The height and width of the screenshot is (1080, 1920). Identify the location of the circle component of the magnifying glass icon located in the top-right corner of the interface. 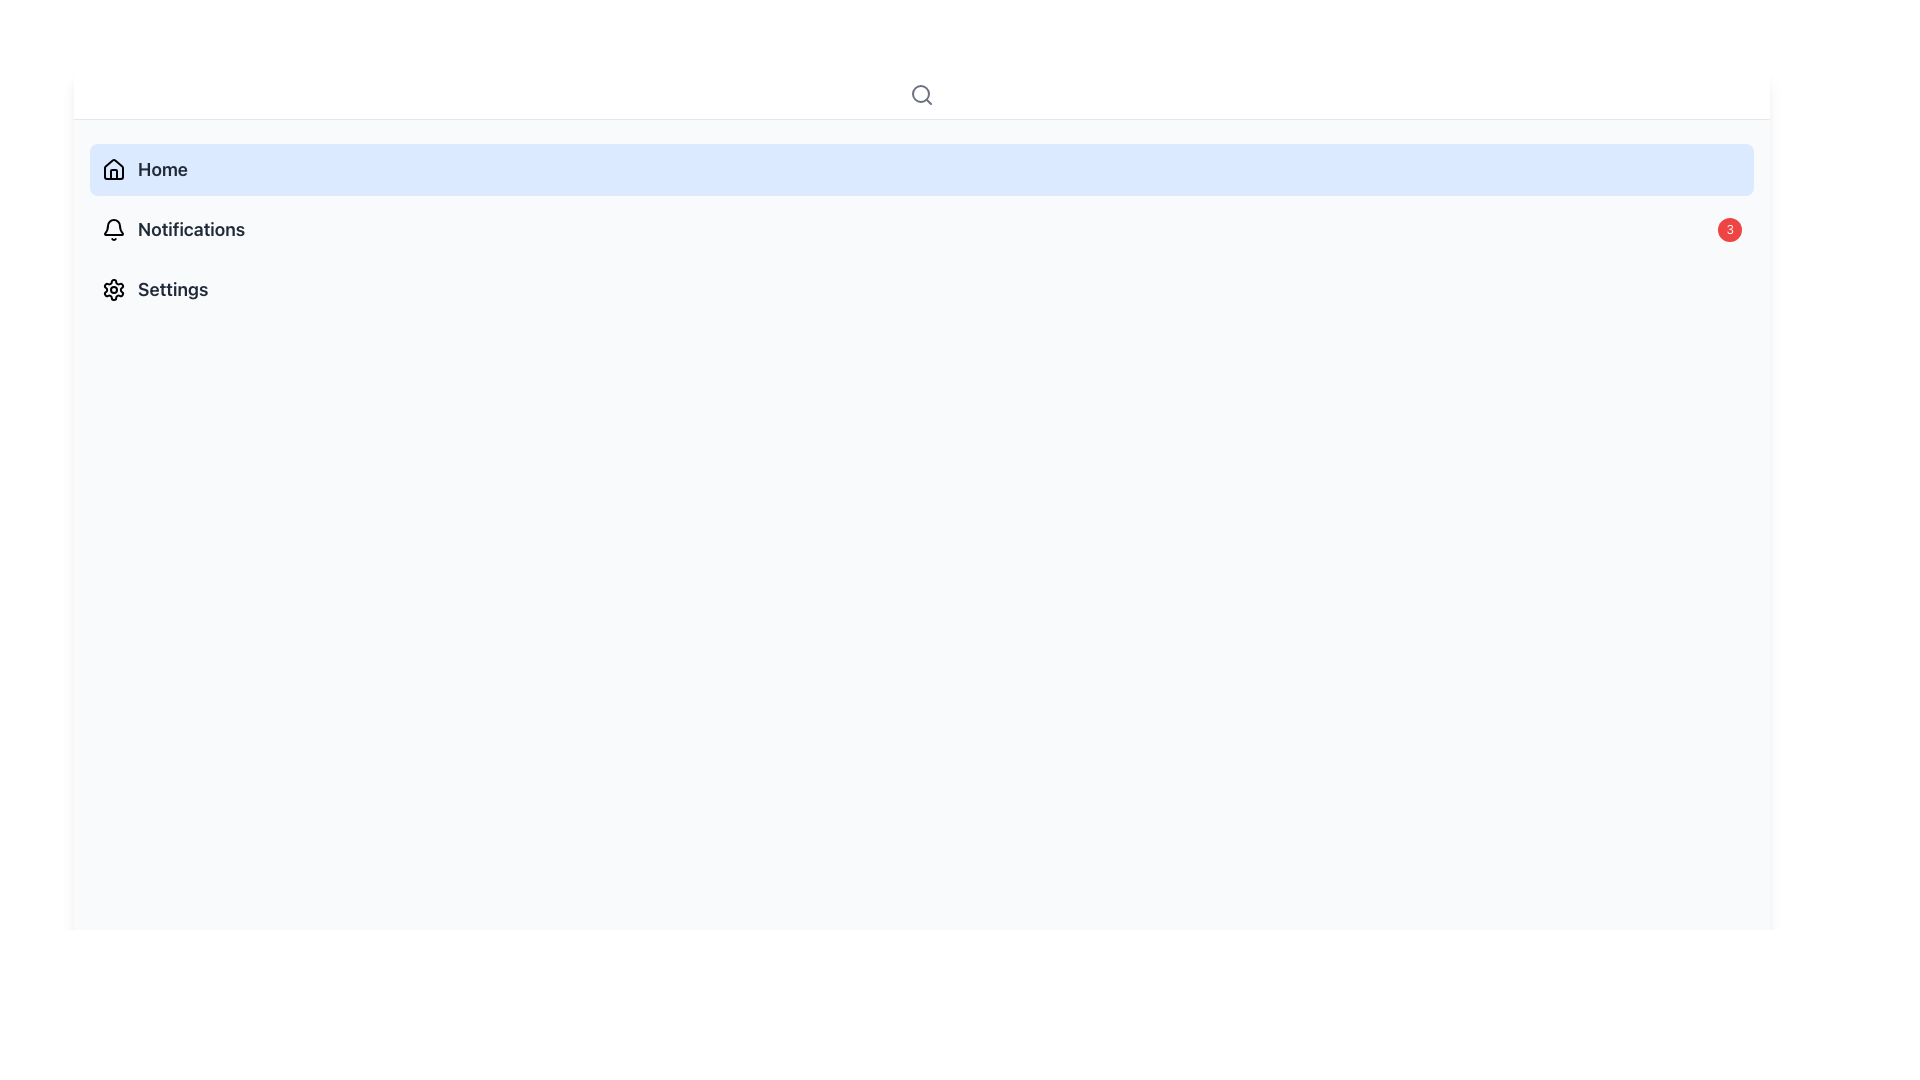
(920, 93).